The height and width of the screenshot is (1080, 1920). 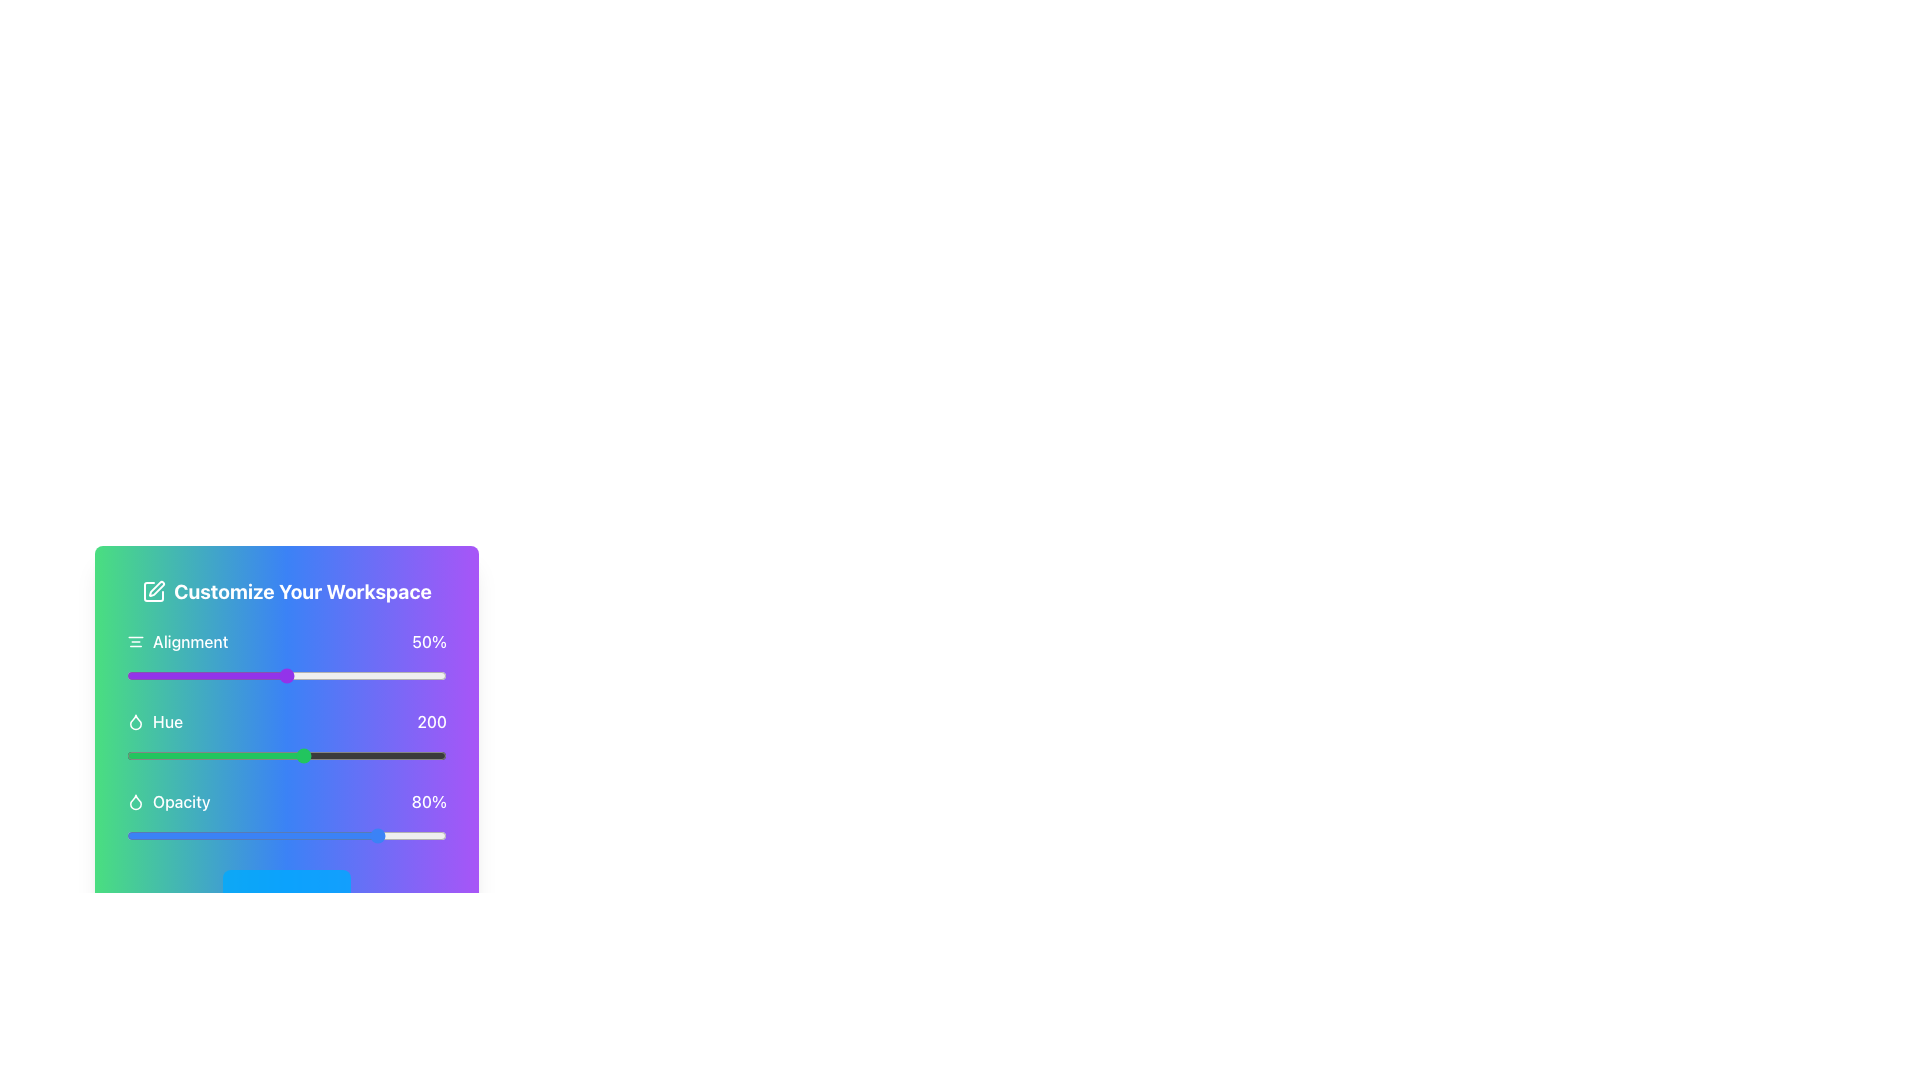 I want to click on hue, so click(x=372, y=756).